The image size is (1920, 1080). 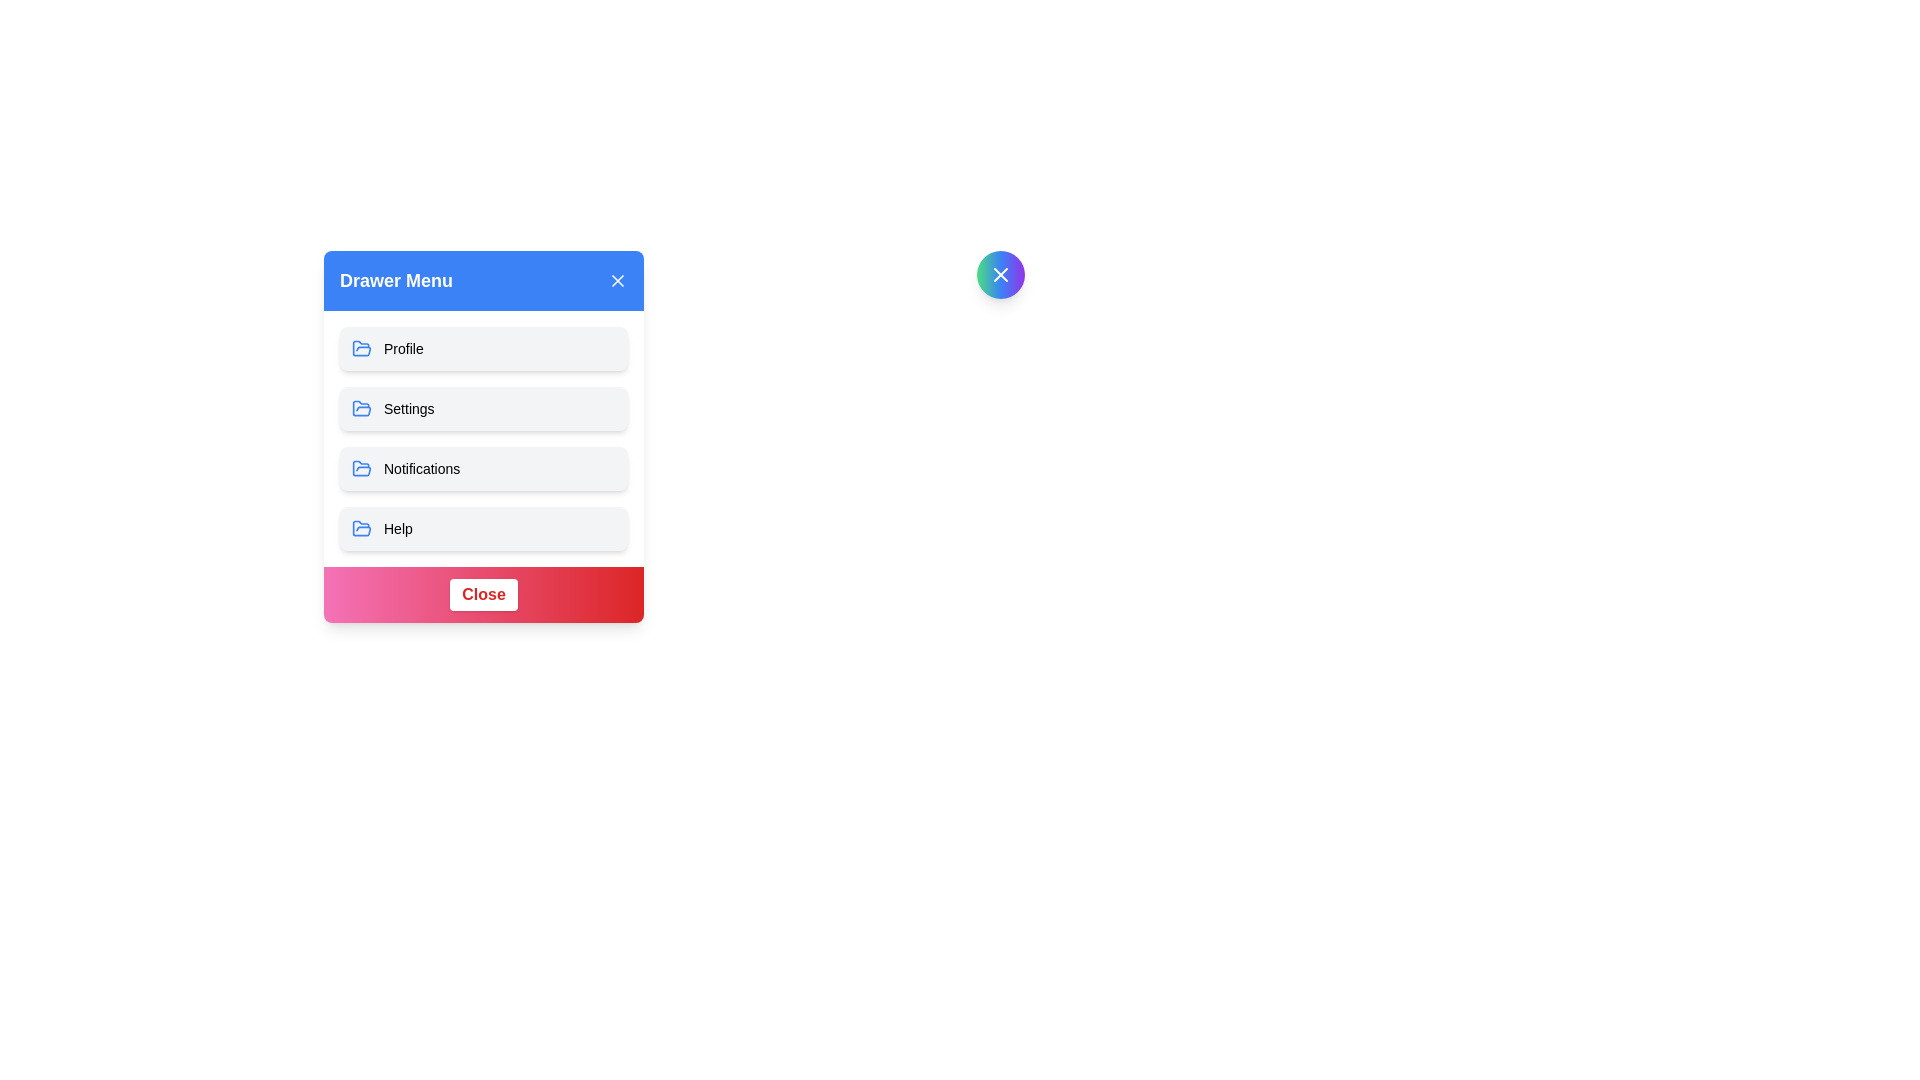 I want to click on the 'Help' text label in the menu, which assists users in locating help-related functionalities or information, so click(x=398, y=527).